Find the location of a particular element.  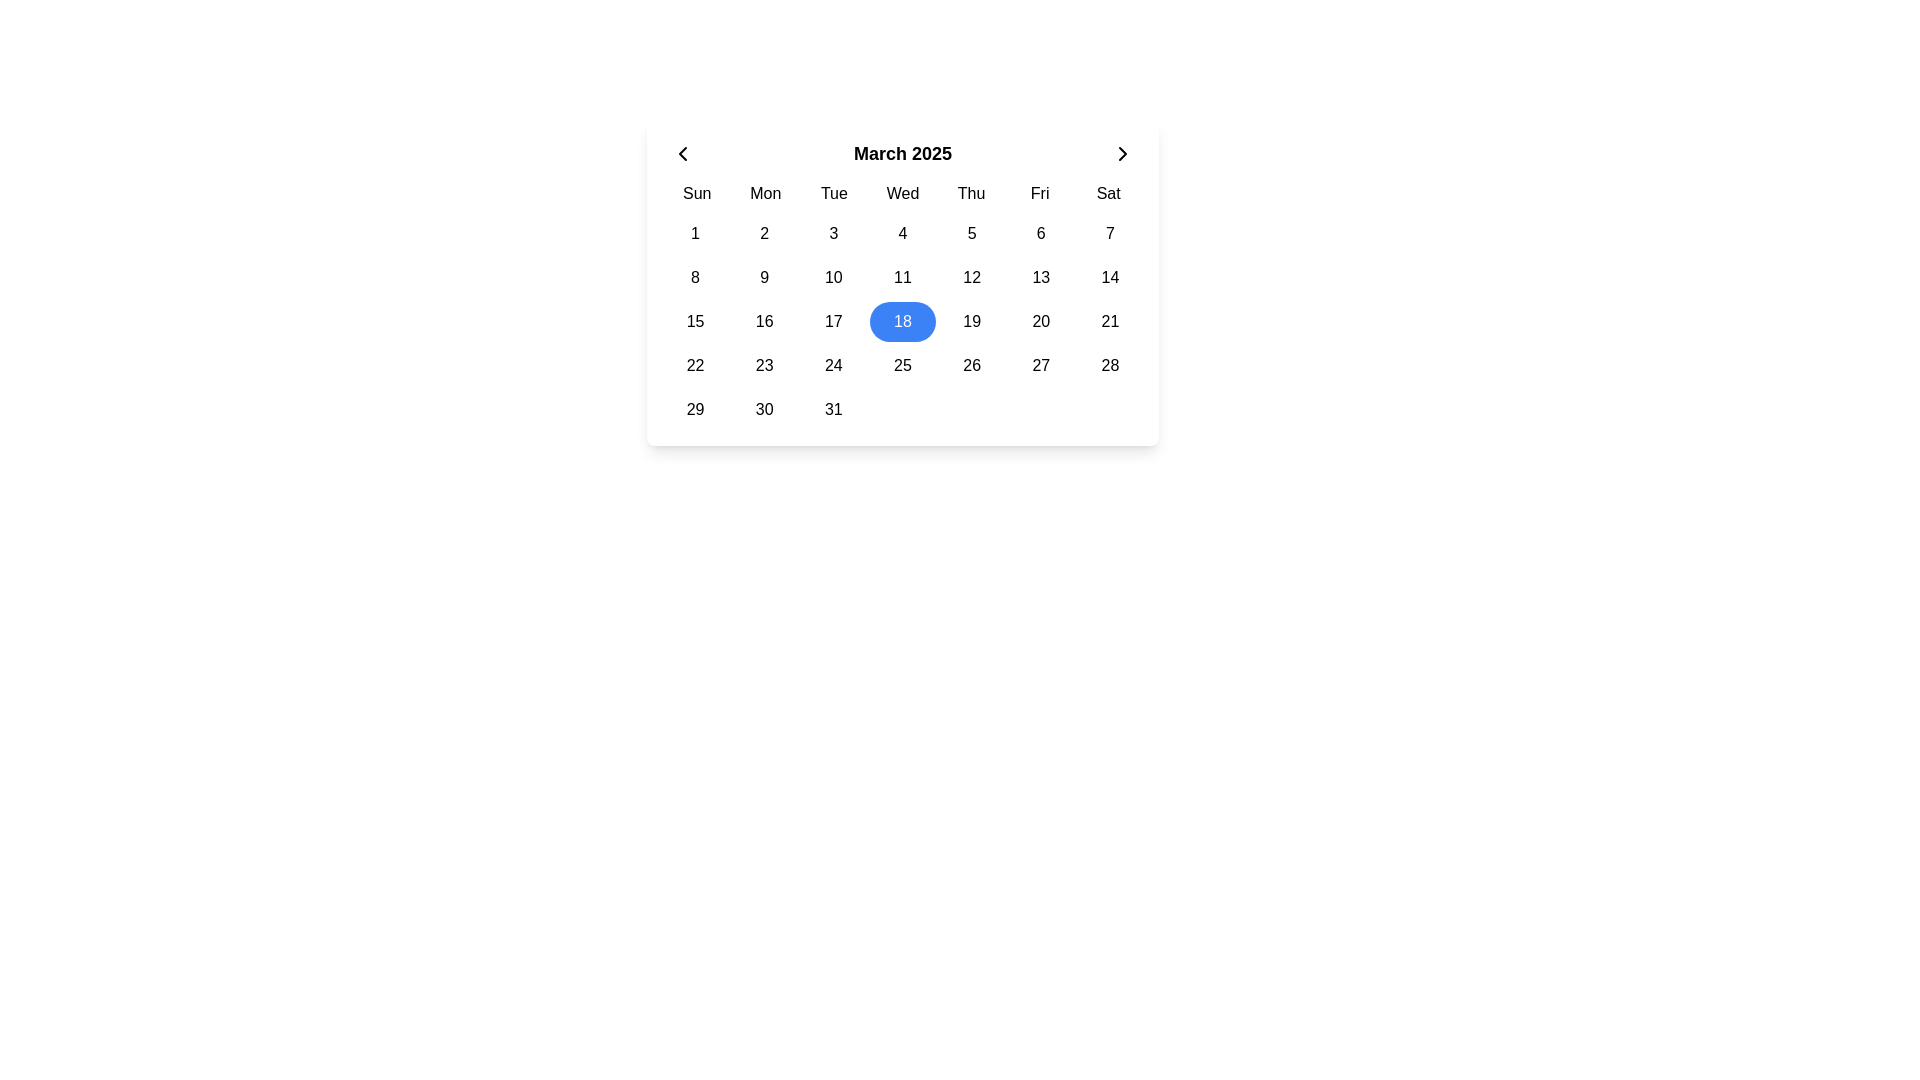

the button representing the number '9' is located at coordinates (763, 277).